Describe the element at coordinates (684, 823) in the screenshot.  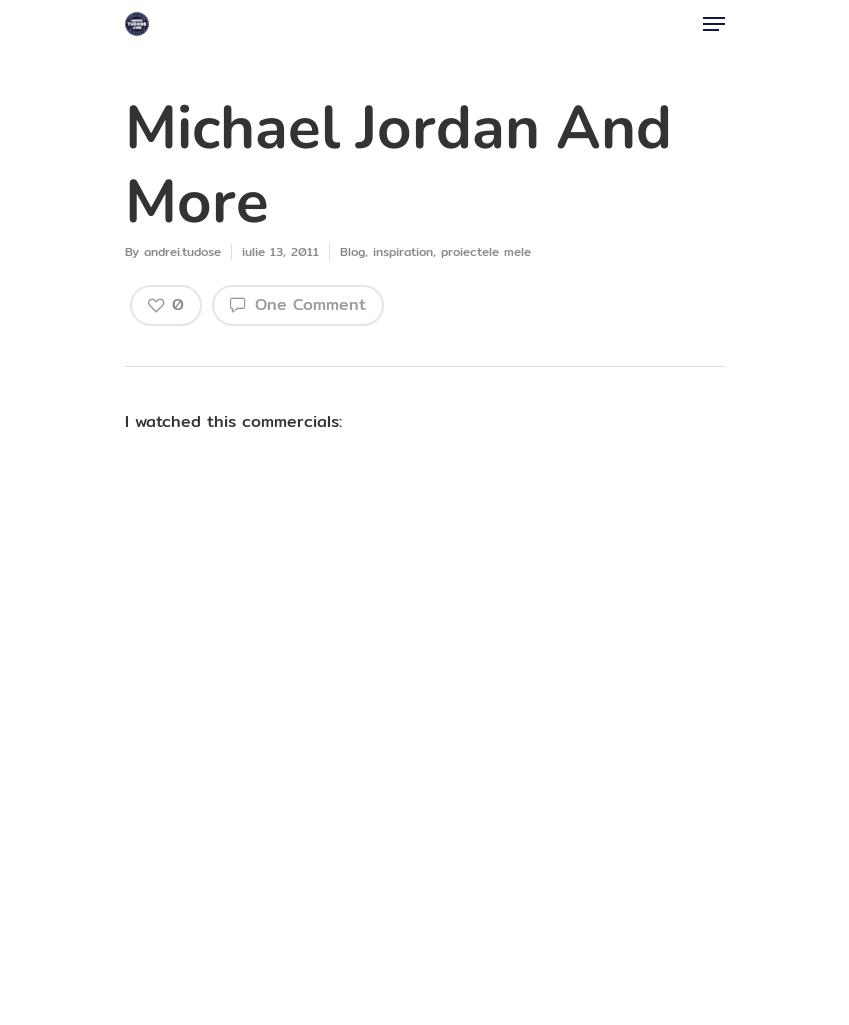
I see `'Bărbatul'` at that location.